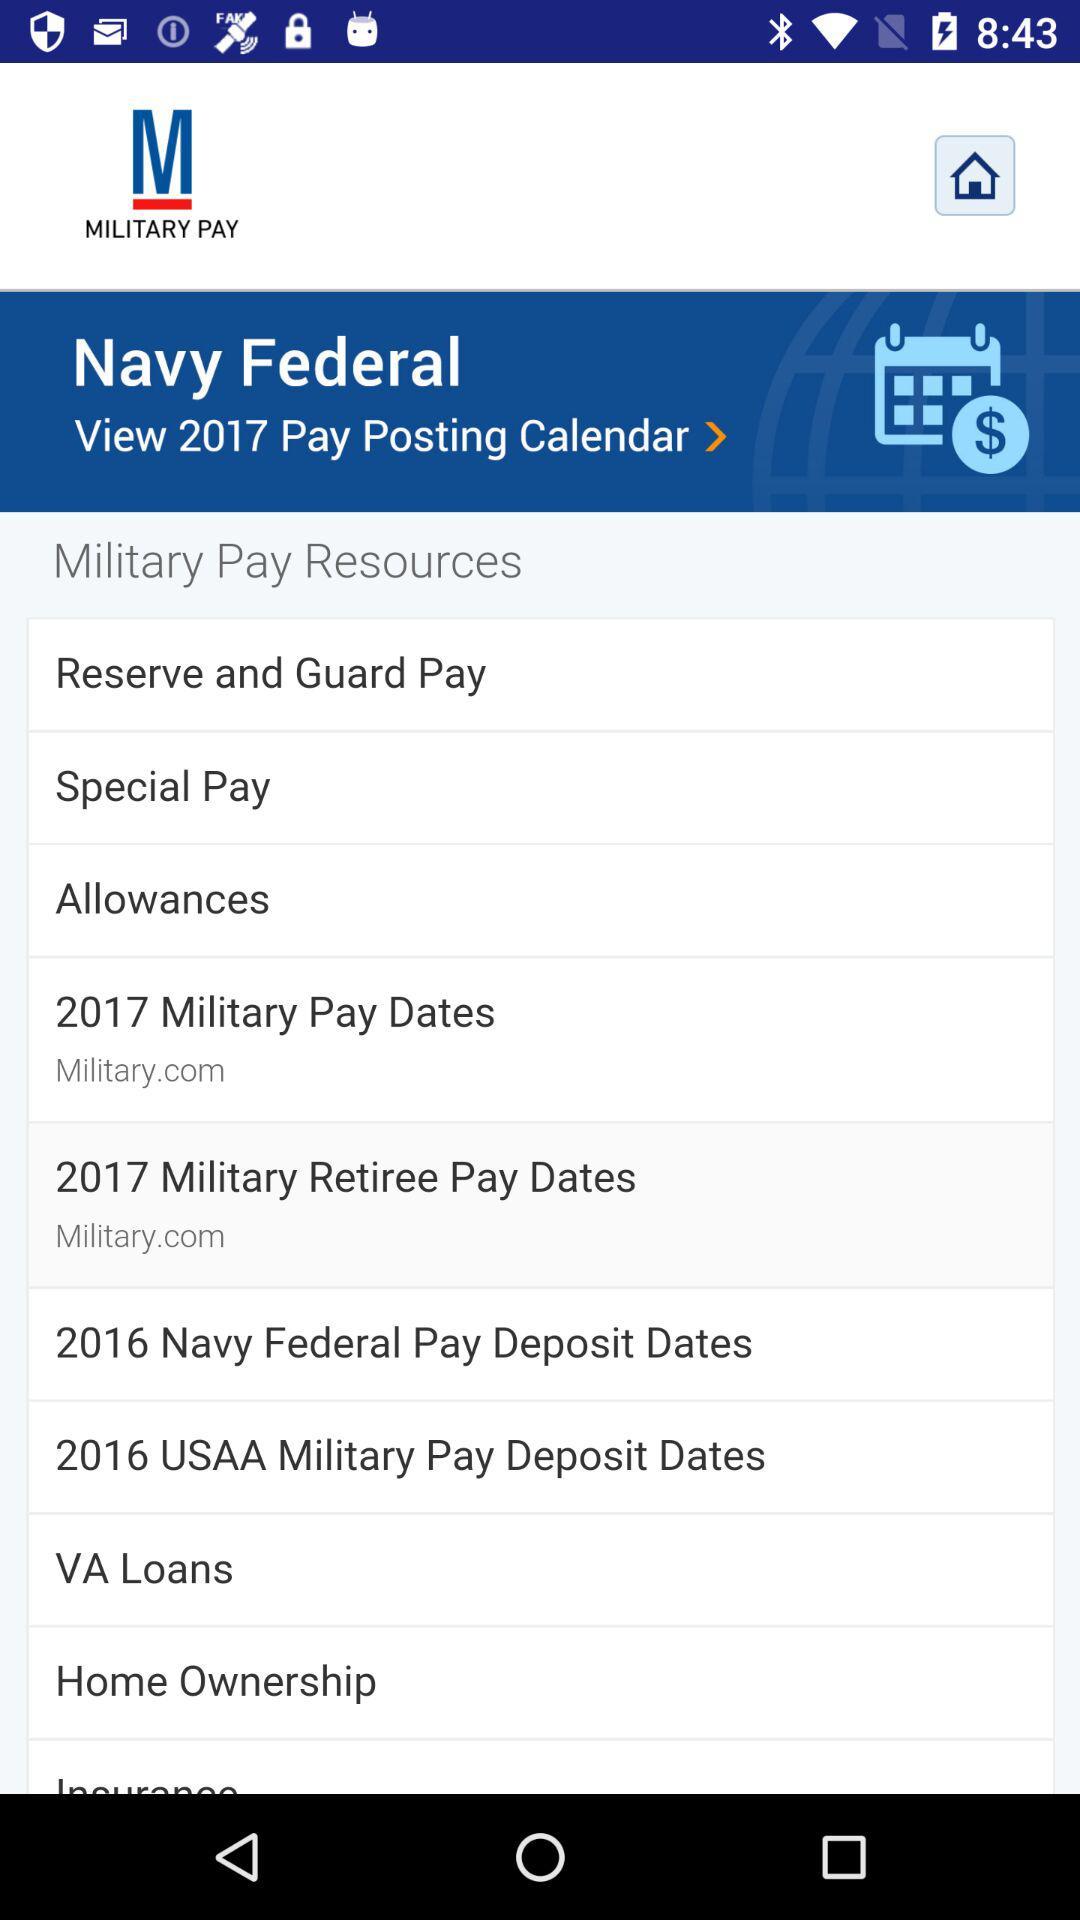 The image size is (1080, 1920). I want to click on home page, so click(974, 175).